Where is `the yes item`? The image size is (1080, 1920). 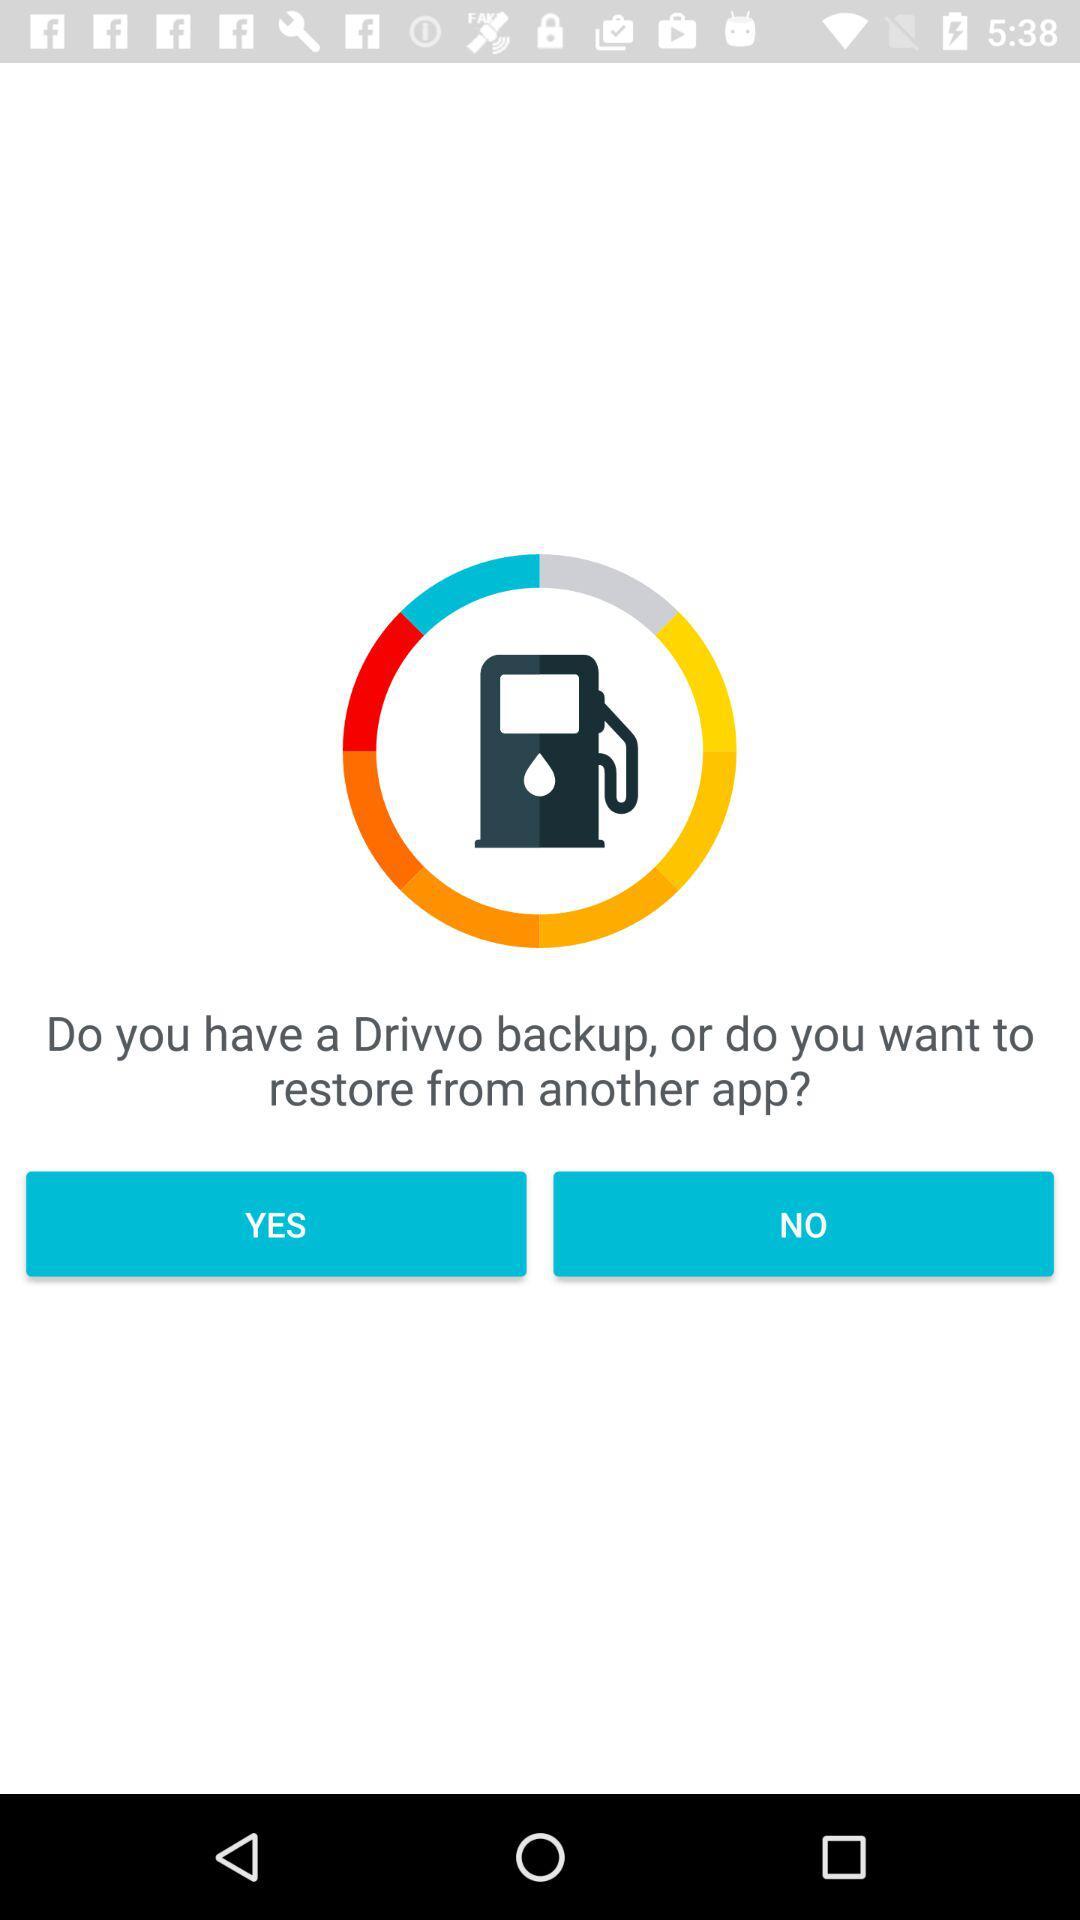
the yes item is located at coordinates (276, 1223).